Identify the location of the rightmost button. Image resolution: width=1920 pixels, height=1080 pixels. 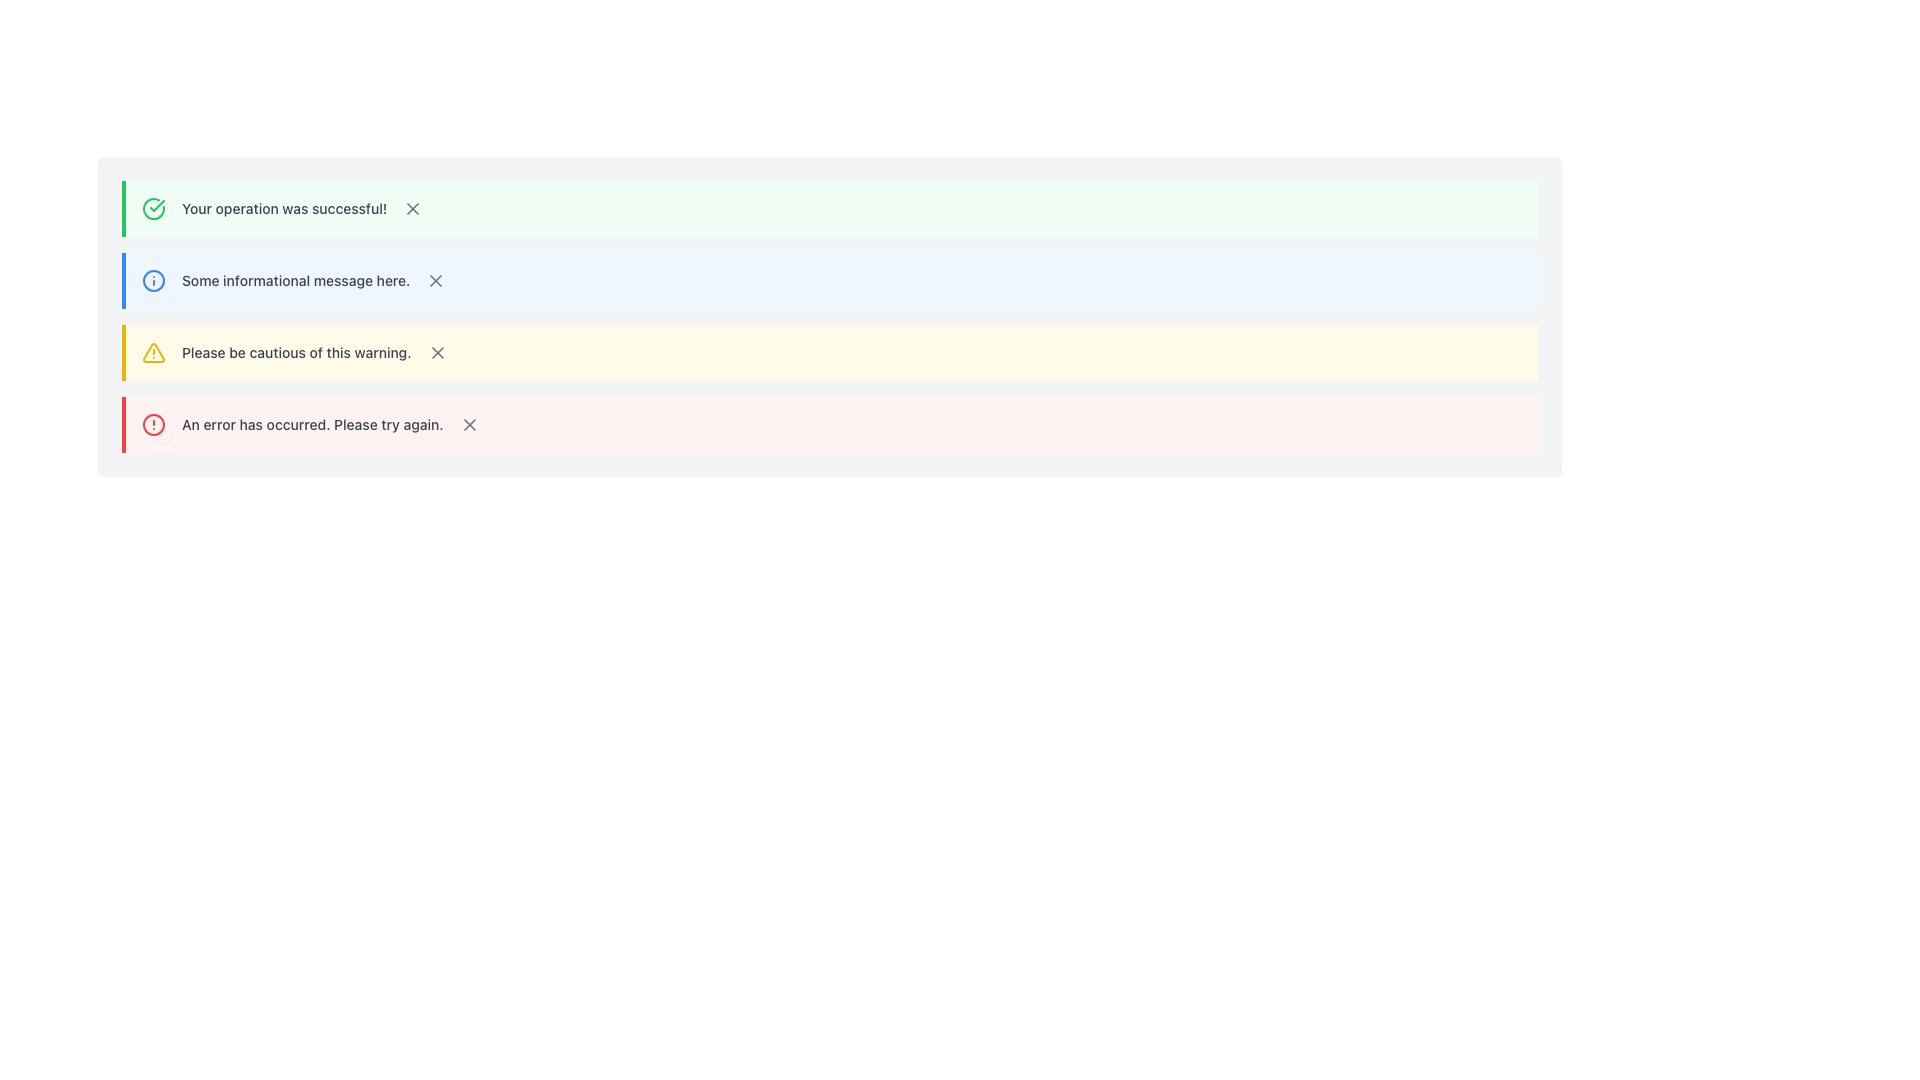
(436, 352).